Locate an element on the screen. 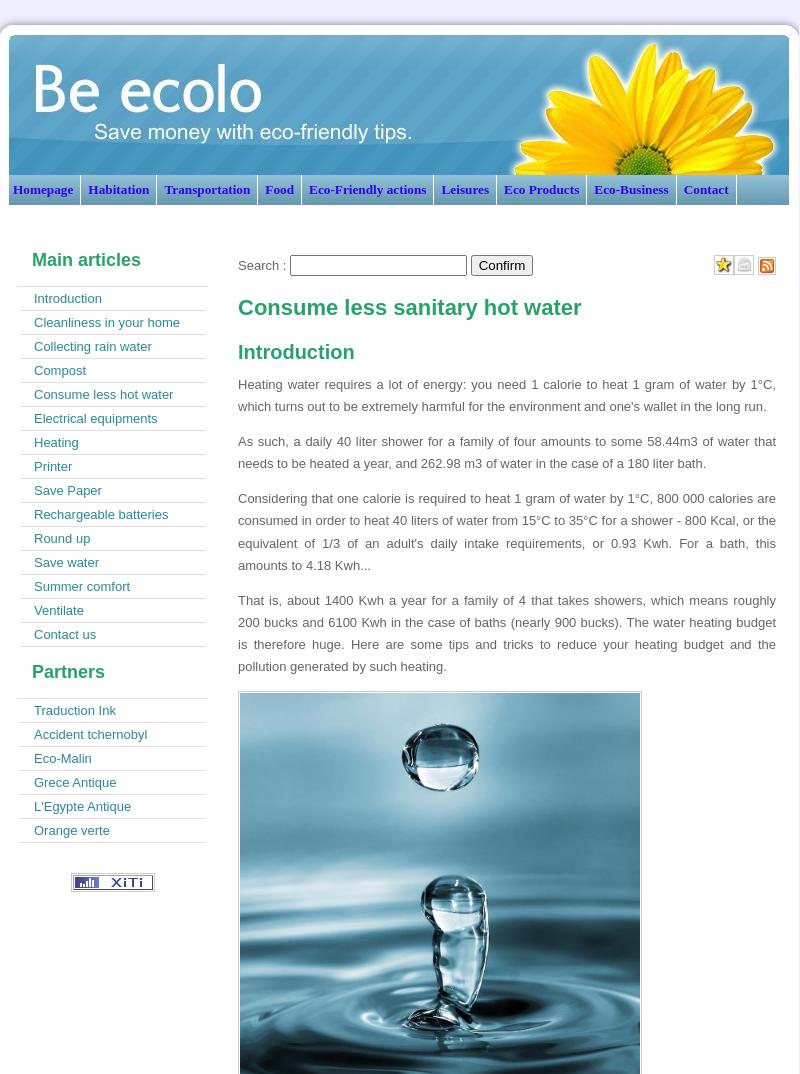  'Leisures' is located at coordinates (464, 189).